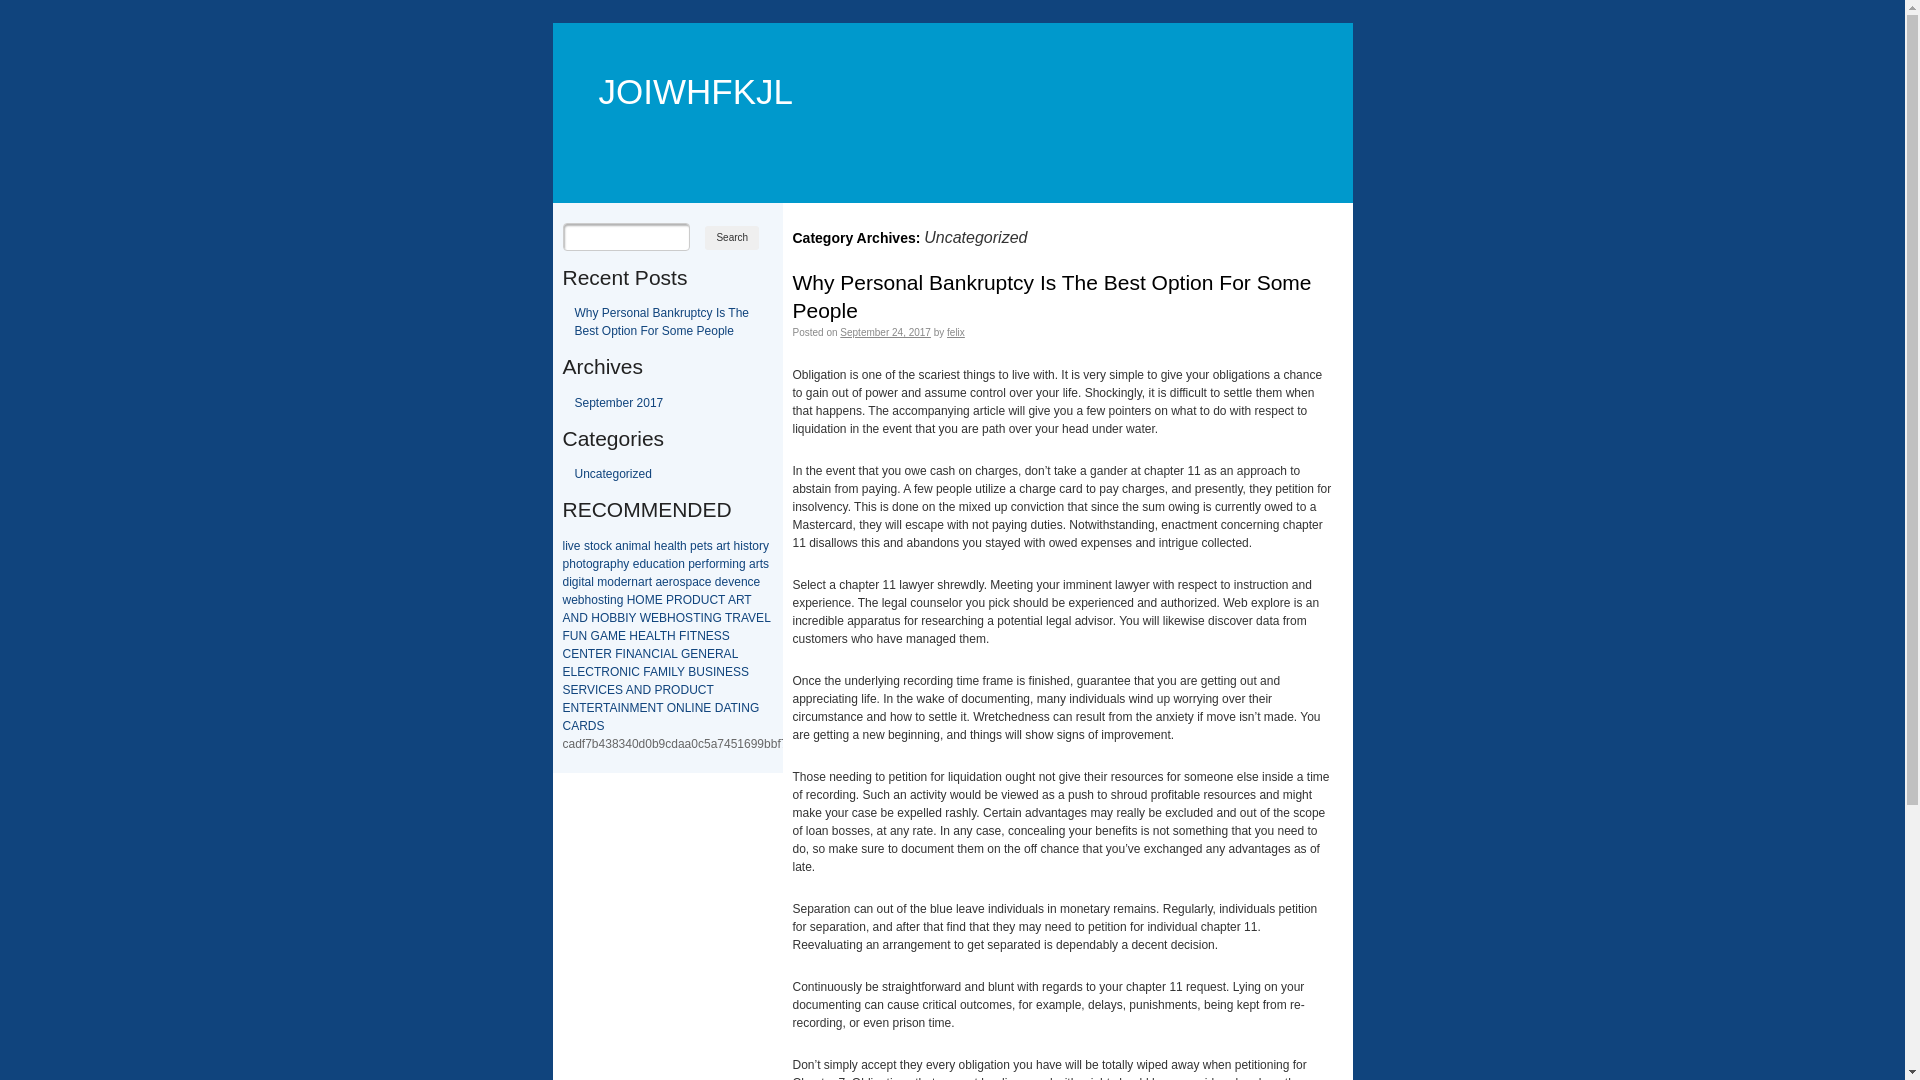 This screenshot has width=1920, height=1080. Describe the element at coordinates (635, 546) in the screenshot. I see `'m'` at that location.